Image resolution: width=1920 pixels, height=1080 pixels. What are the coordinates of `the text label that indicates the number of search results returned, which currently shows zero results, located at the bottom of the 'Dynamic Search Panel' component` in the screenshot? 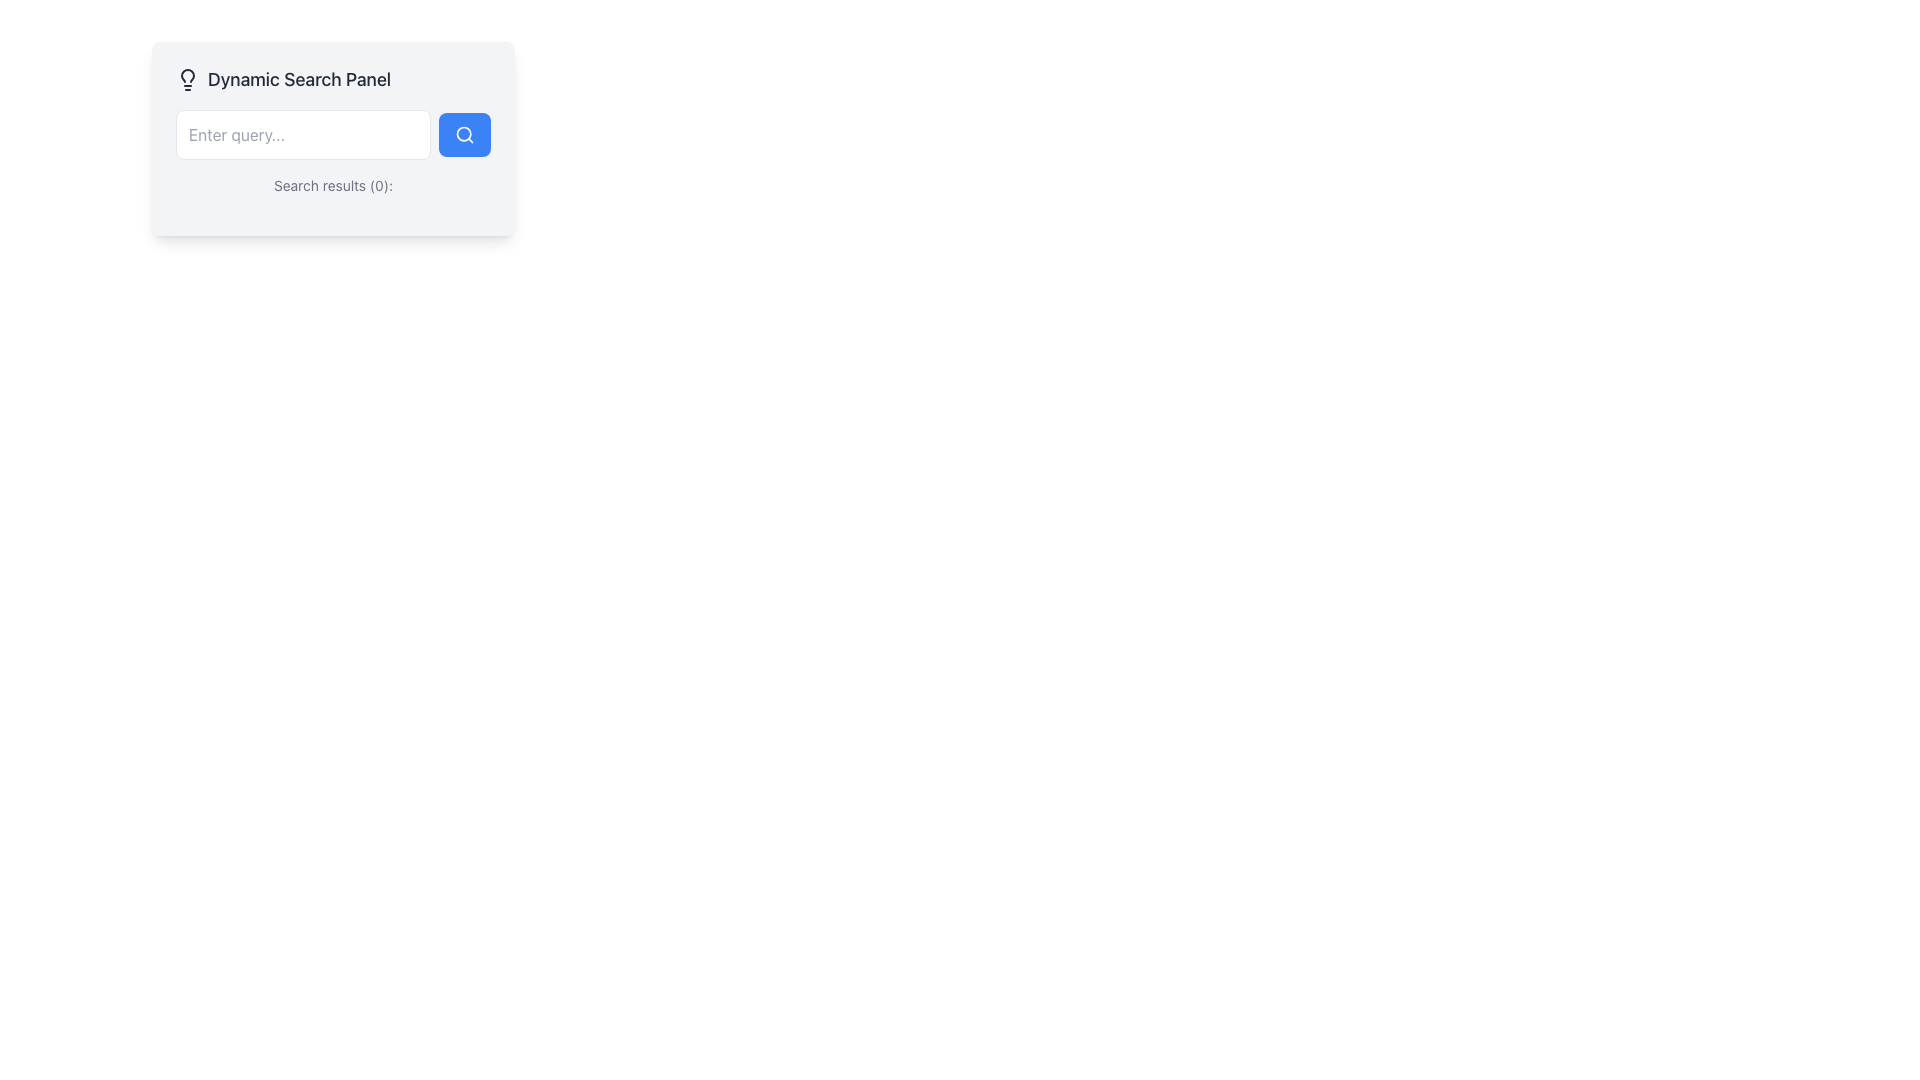 It's located at (333, 185).